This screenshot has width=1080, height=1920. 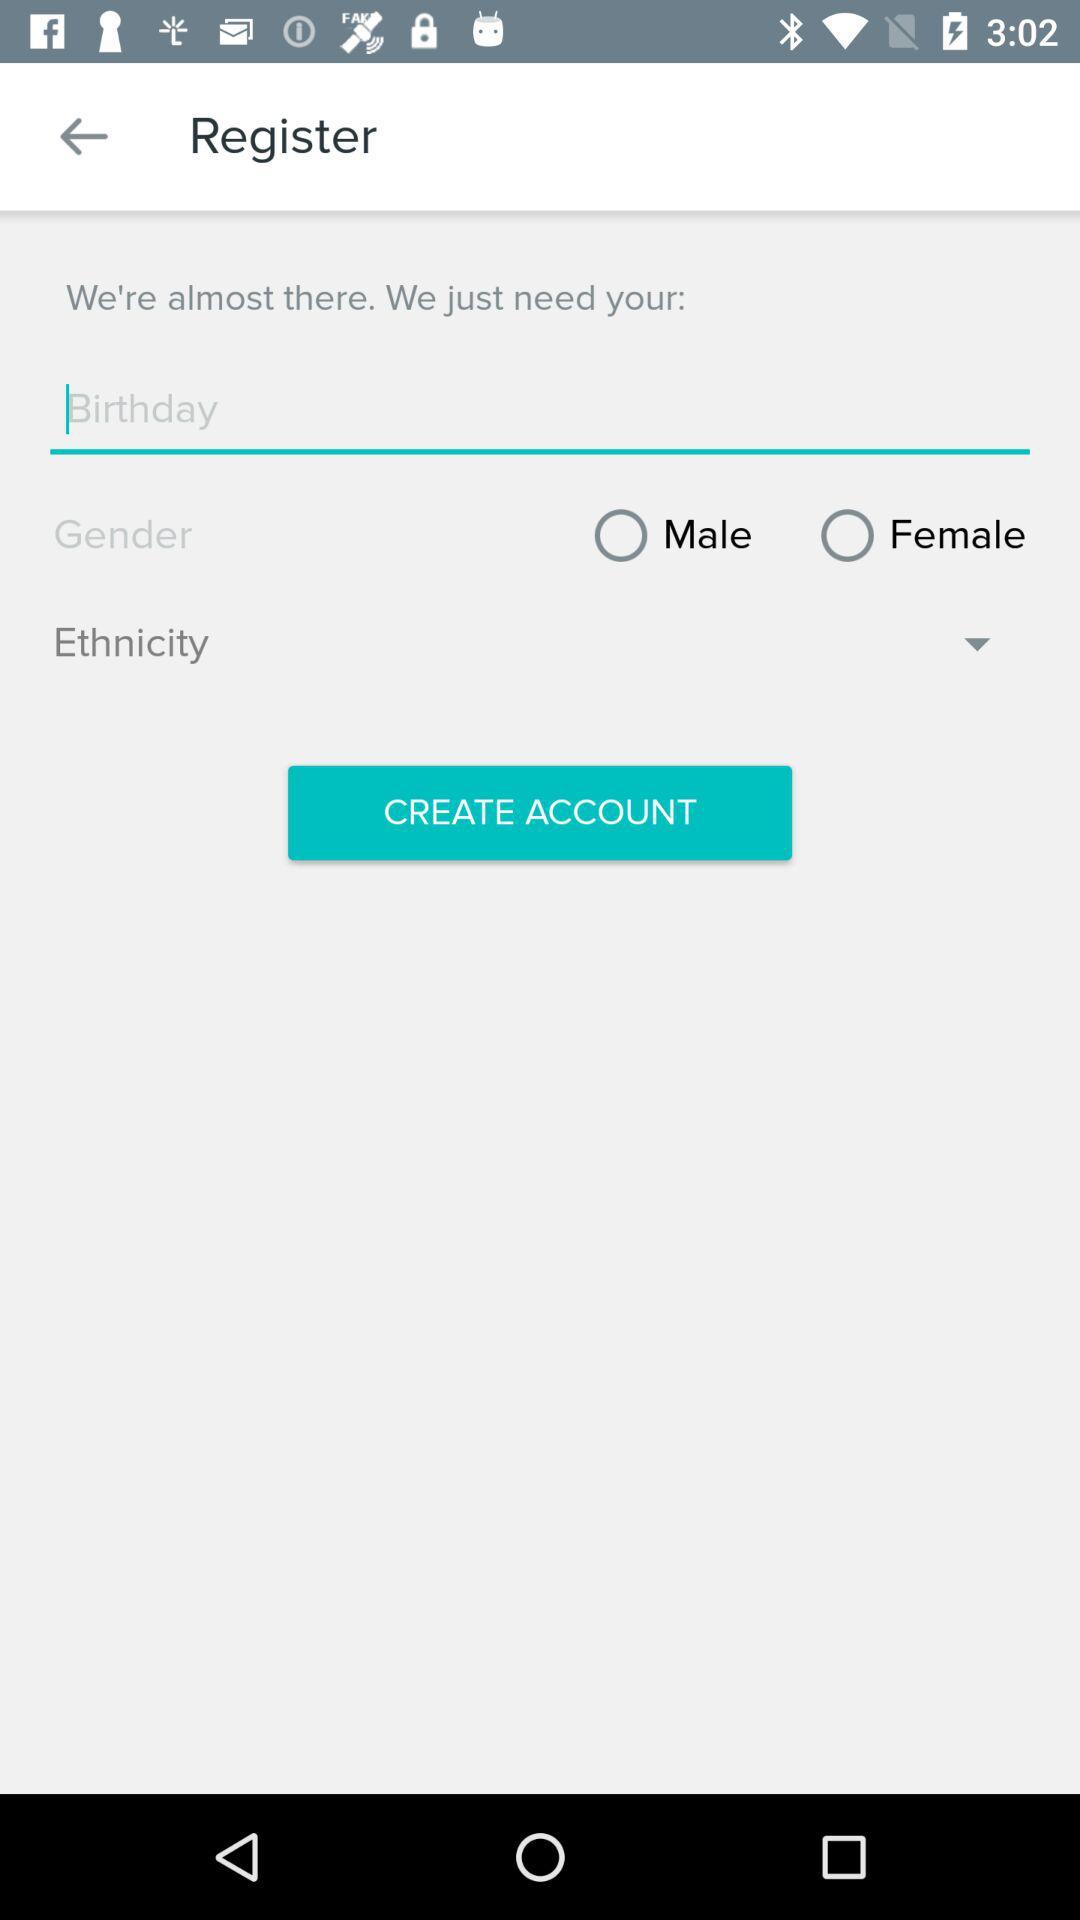 I want to click on the app next to the register icon, so click(x=83, y=135).